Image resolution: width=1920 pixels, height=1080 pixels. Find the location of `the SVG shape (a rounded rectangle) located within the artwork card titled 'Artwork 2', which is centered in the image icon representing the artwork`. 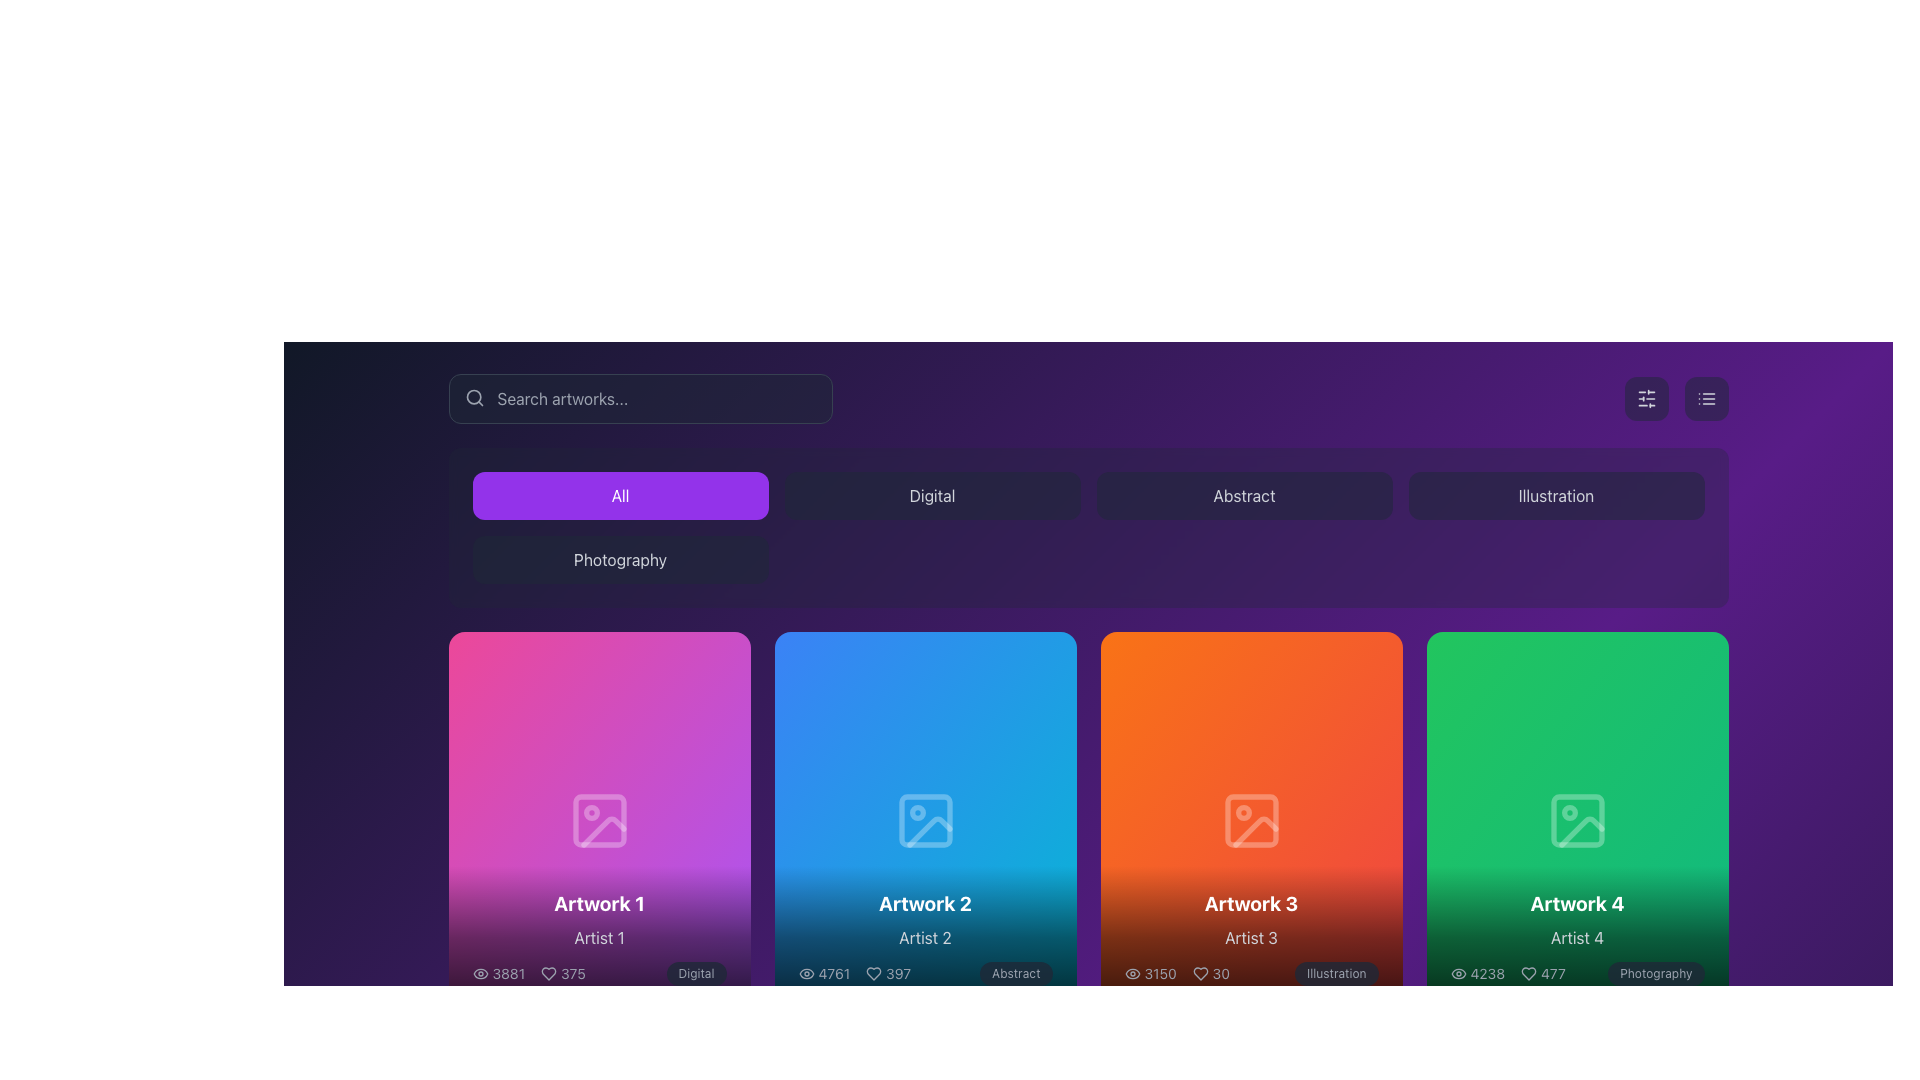

the SVG shape (a rounded rectangle) located within the artwork card titled 'Artwork 2', which is centered in the image icon representing the artwork is located at coordinates (924, 820).